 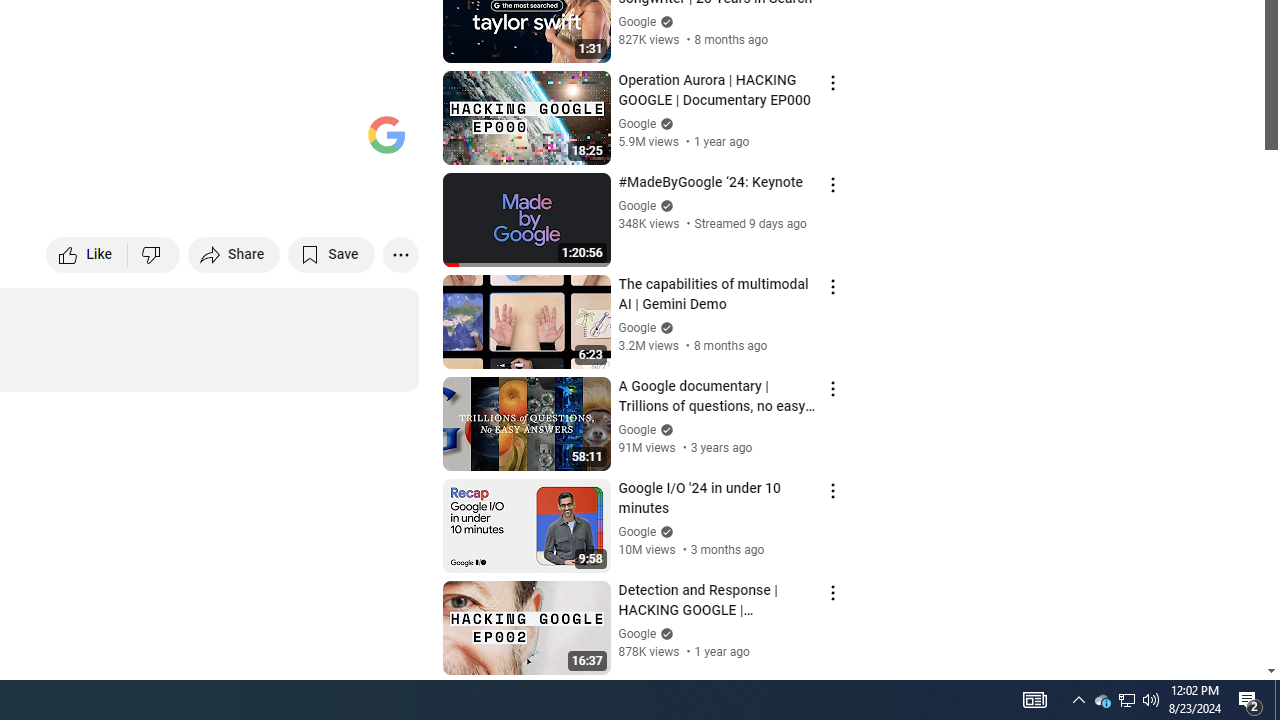 What do you see at coordinates (334, 141) in the screenshot?
I see `'Theater mode (t)'` at bounding box center [334, 141].